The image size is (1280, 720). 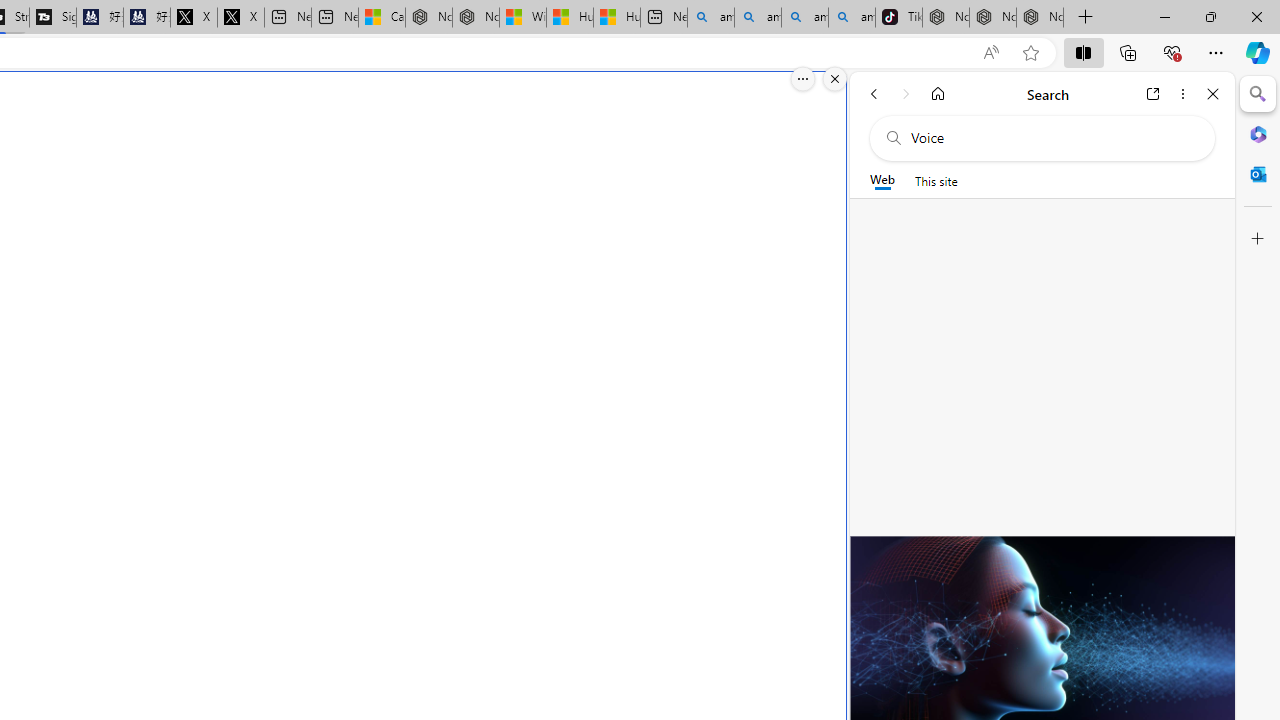 What do you see at coordinates (1040, 17) in the screenshot?
I see `'Nordace - Siena Pro 15 Essential Set'` at bounding box center [1040, 17].